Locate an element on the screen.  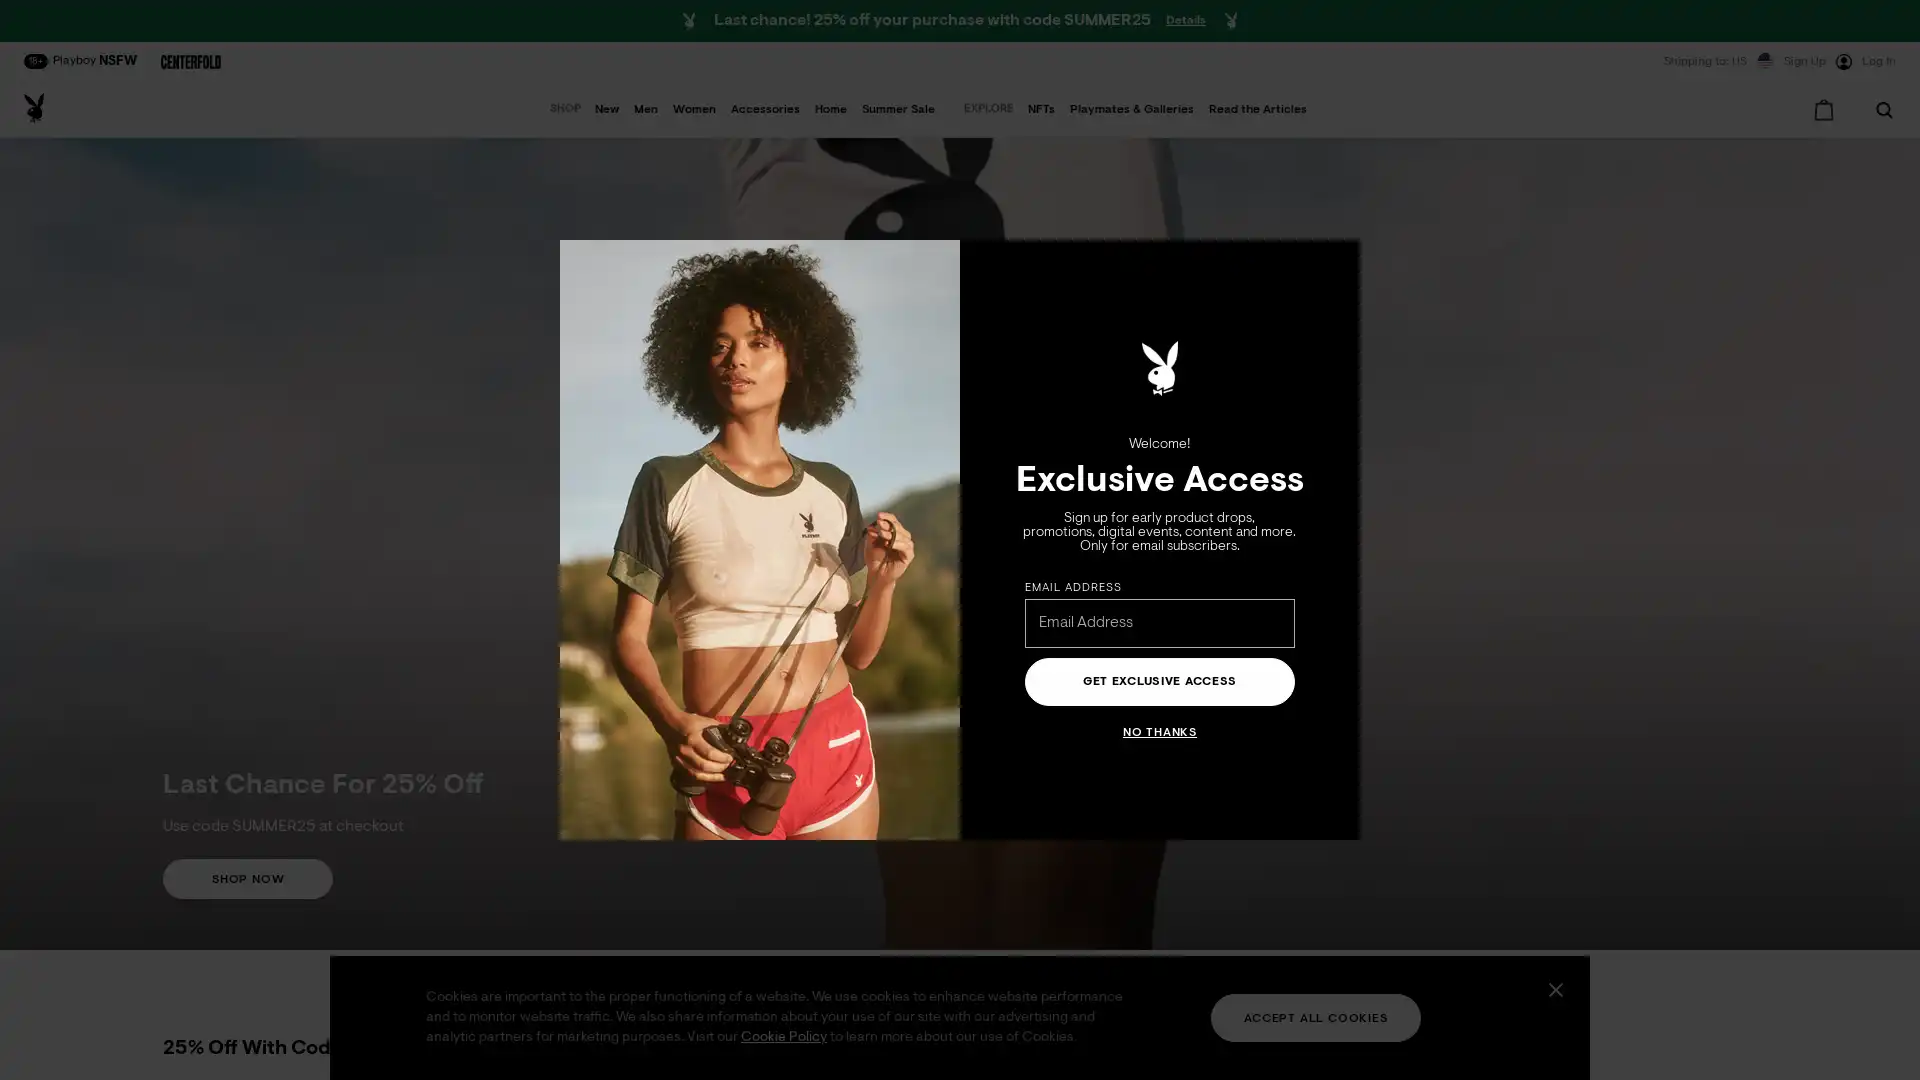
Close is located at coordinates (1554, 987).